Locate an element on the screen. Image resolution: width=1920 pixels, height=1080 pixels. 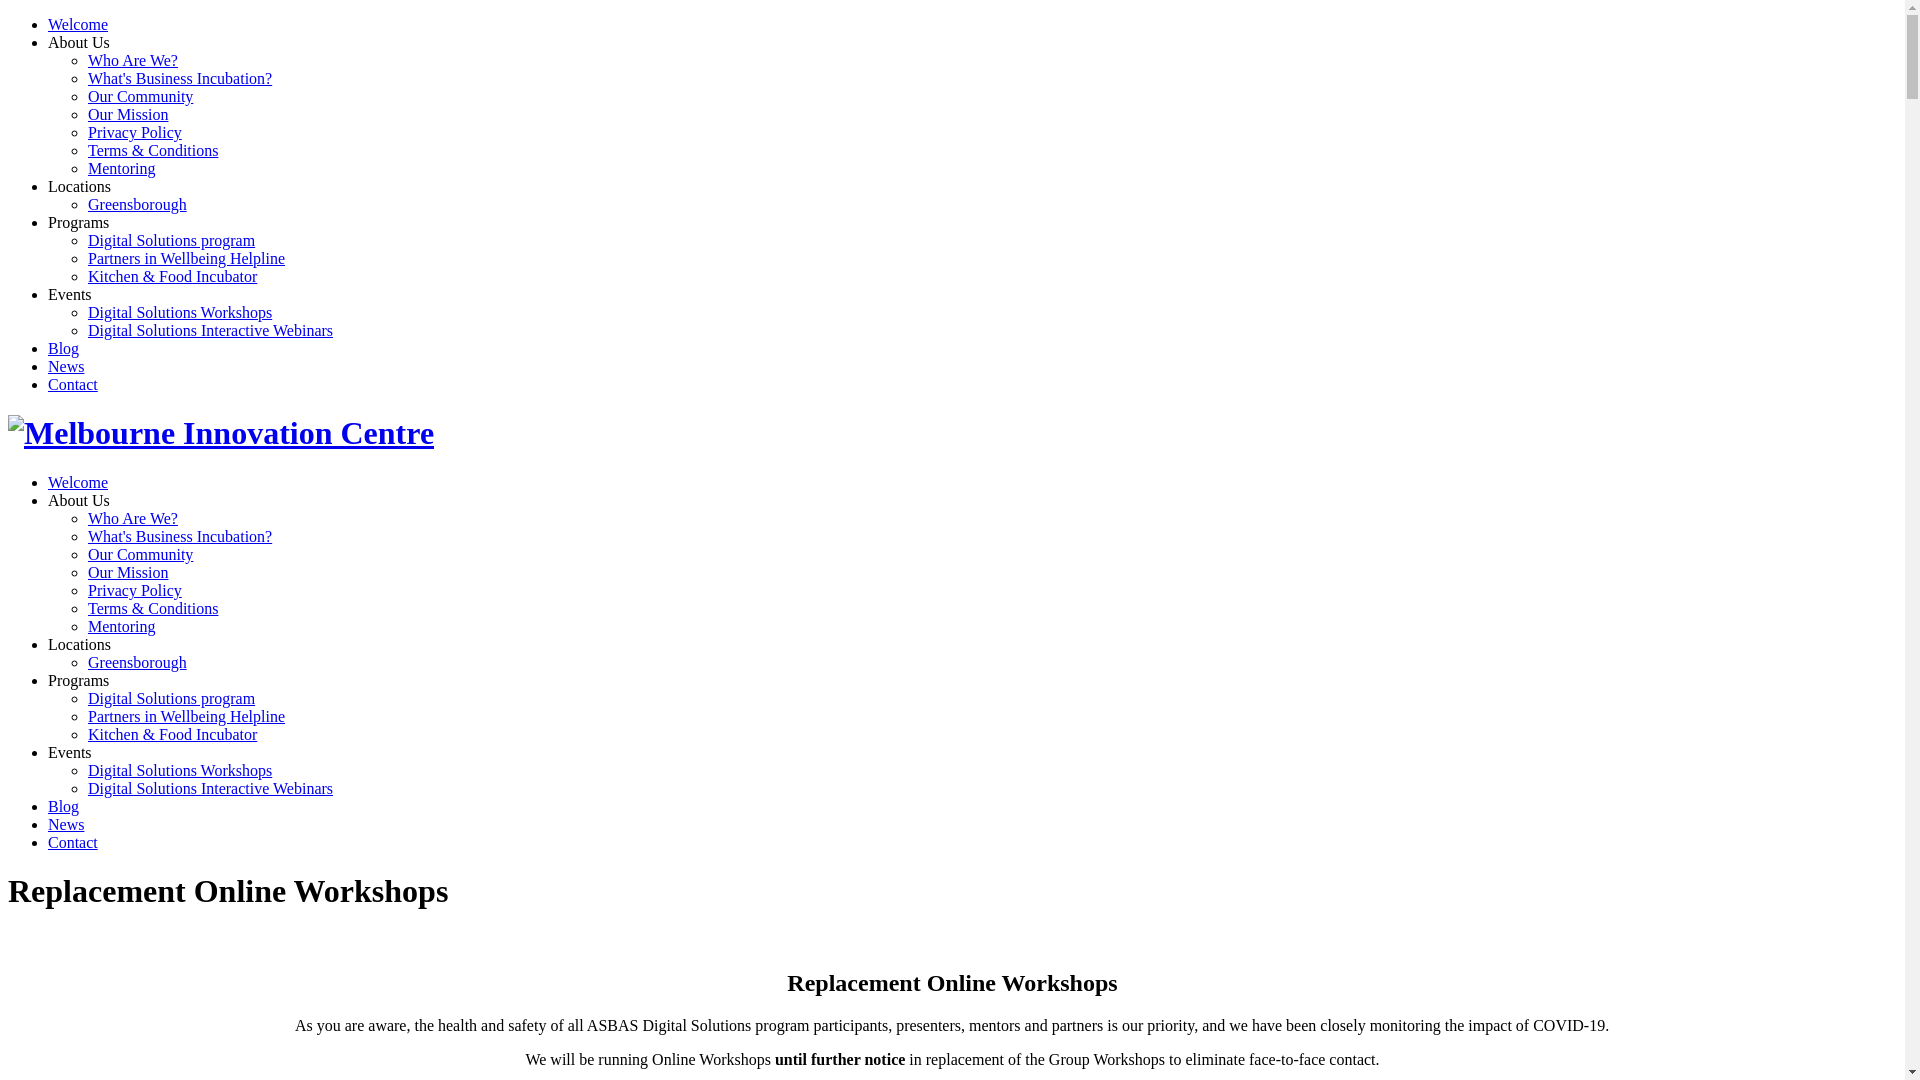
'Welcome' is located at coordinates (77, 482).